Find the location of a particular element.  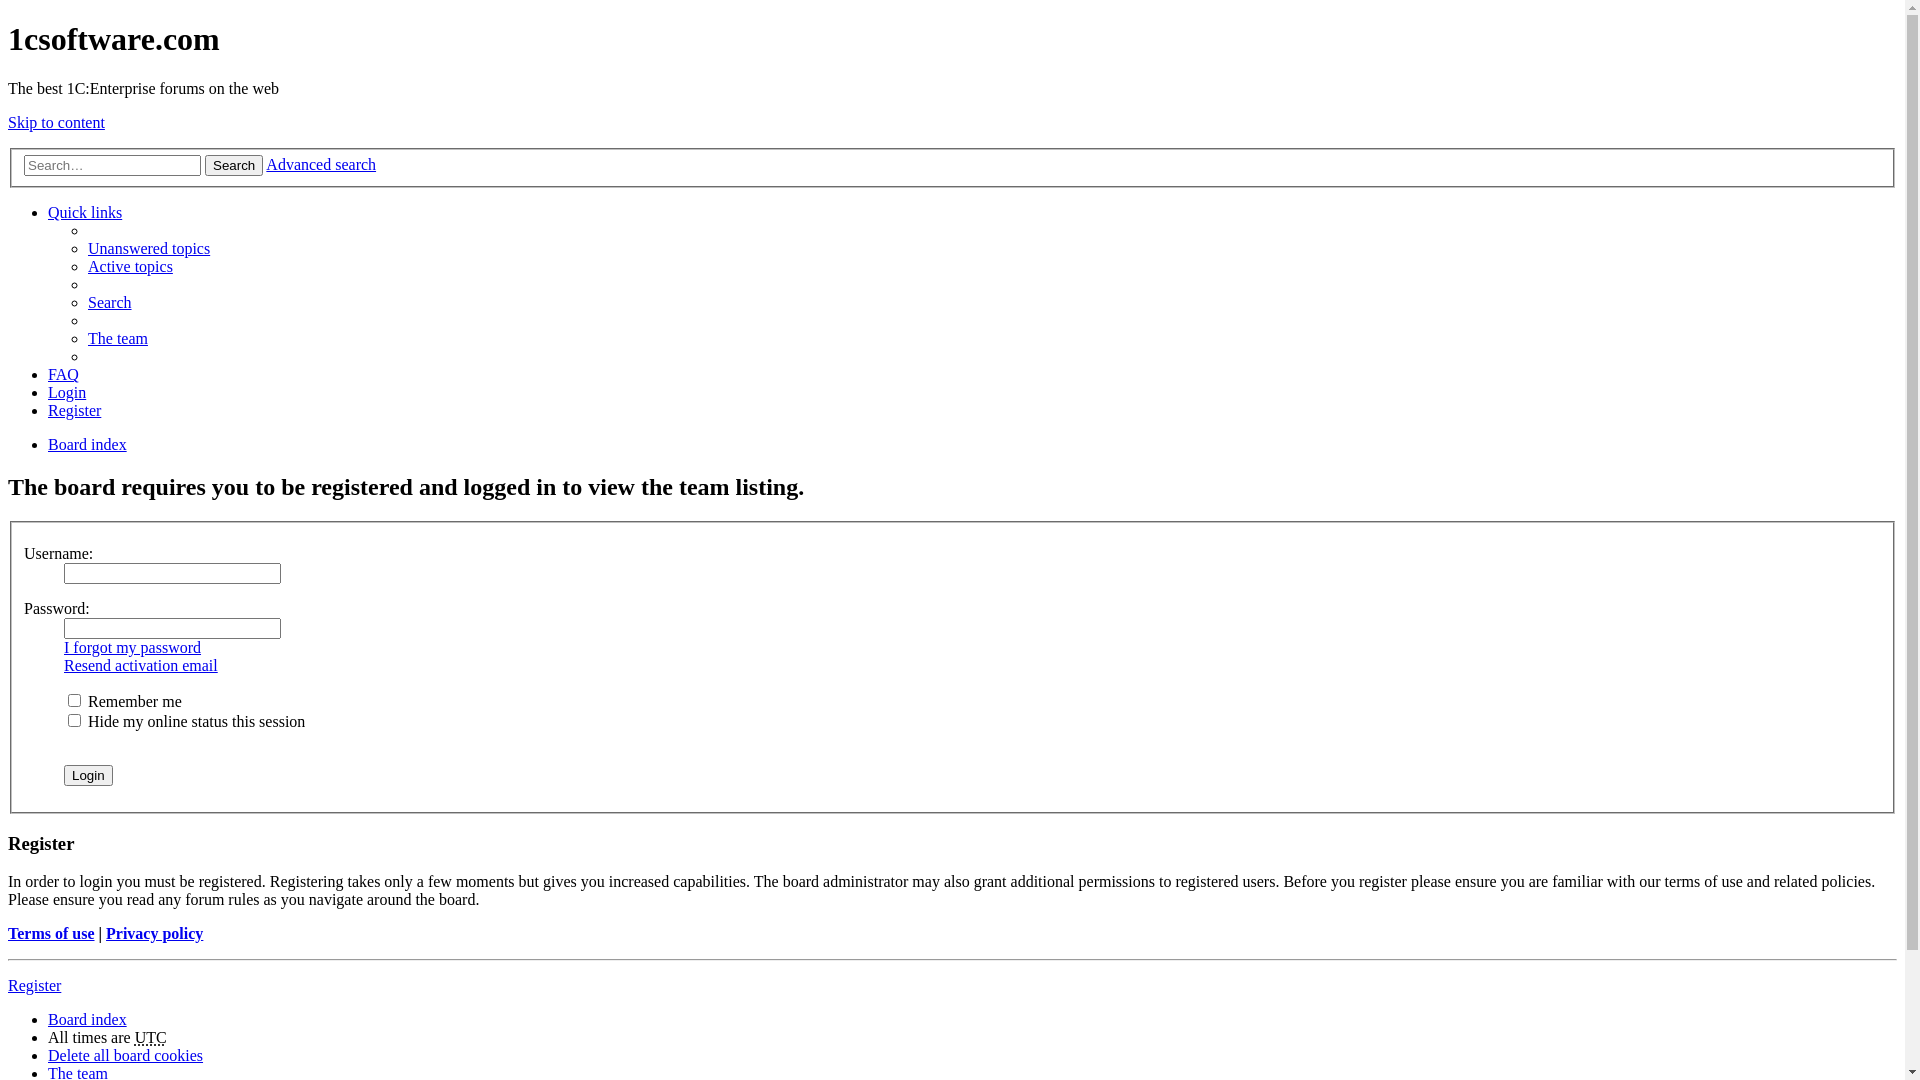

'Active topics' is located at coordinates (129, 265).